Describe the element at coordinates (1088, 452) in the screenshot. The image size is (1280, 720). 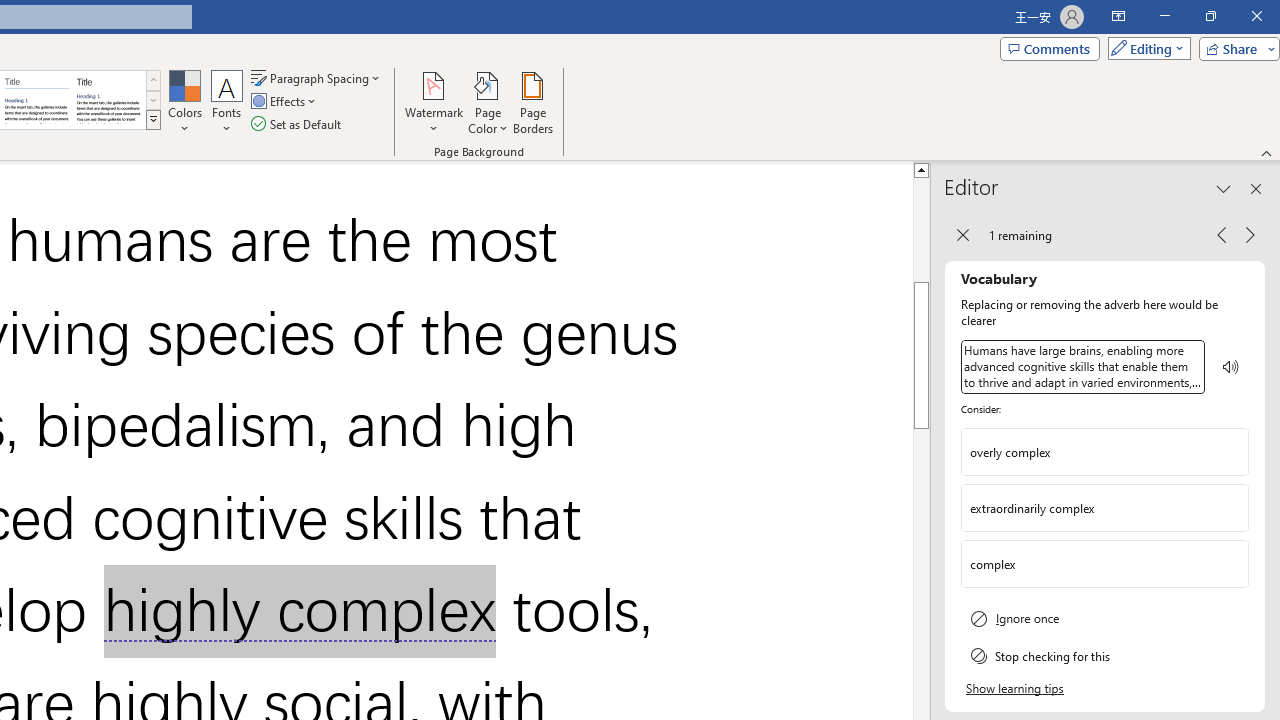
I see `'overly complex'` at that location.